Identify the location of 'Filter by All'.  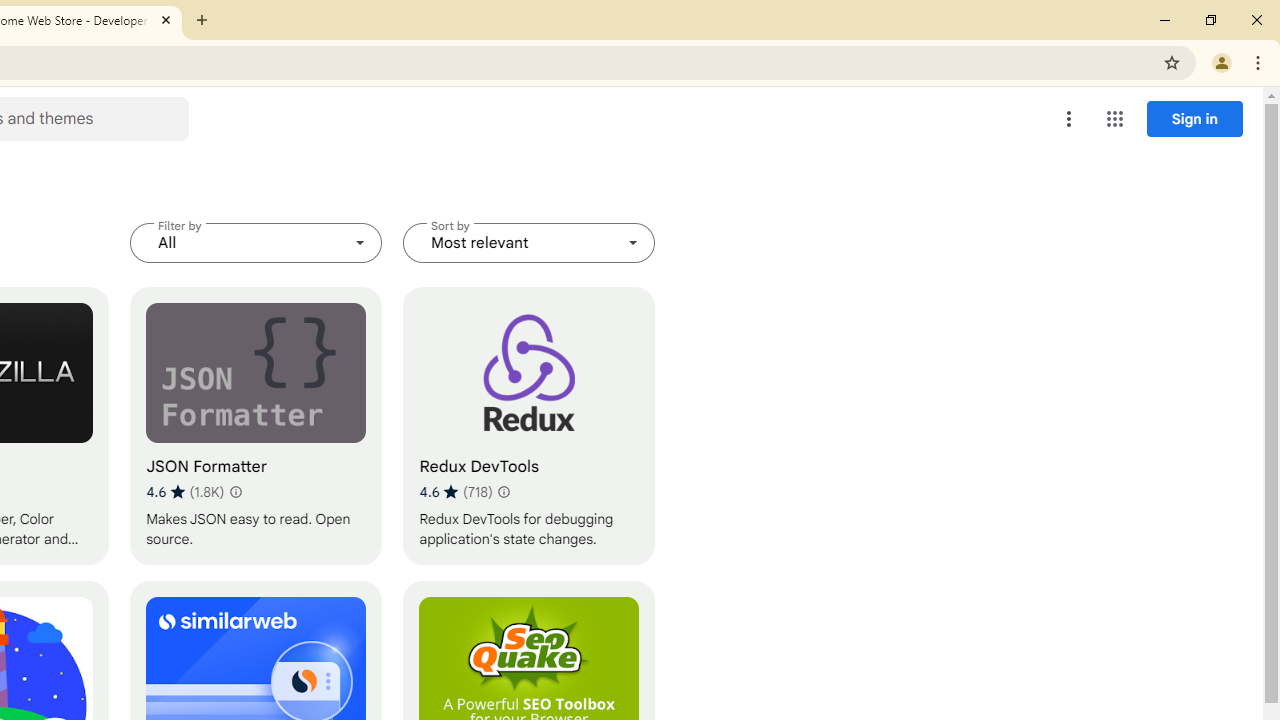
(255, 242).